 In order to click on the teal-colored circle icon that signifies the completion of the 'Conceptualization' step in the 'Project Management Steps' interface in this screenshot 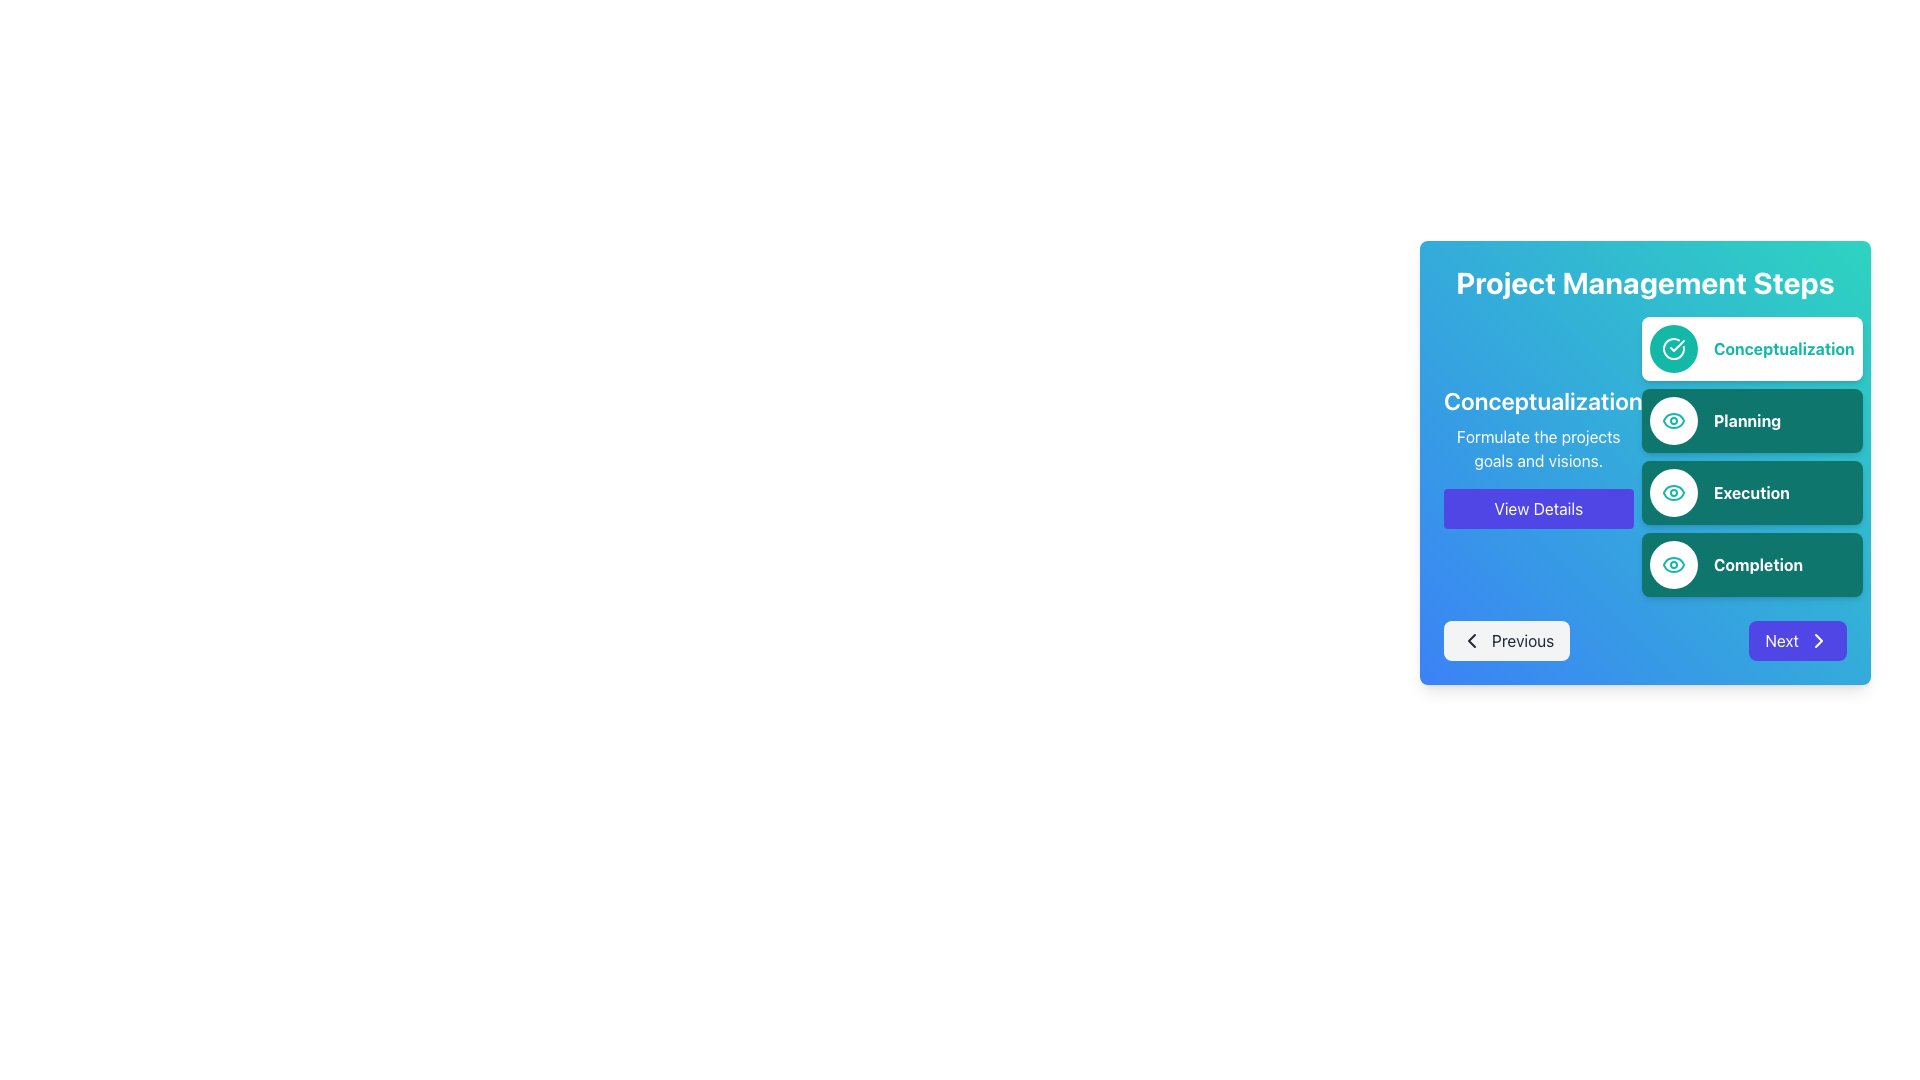, I will do `click(1673, 347)`.